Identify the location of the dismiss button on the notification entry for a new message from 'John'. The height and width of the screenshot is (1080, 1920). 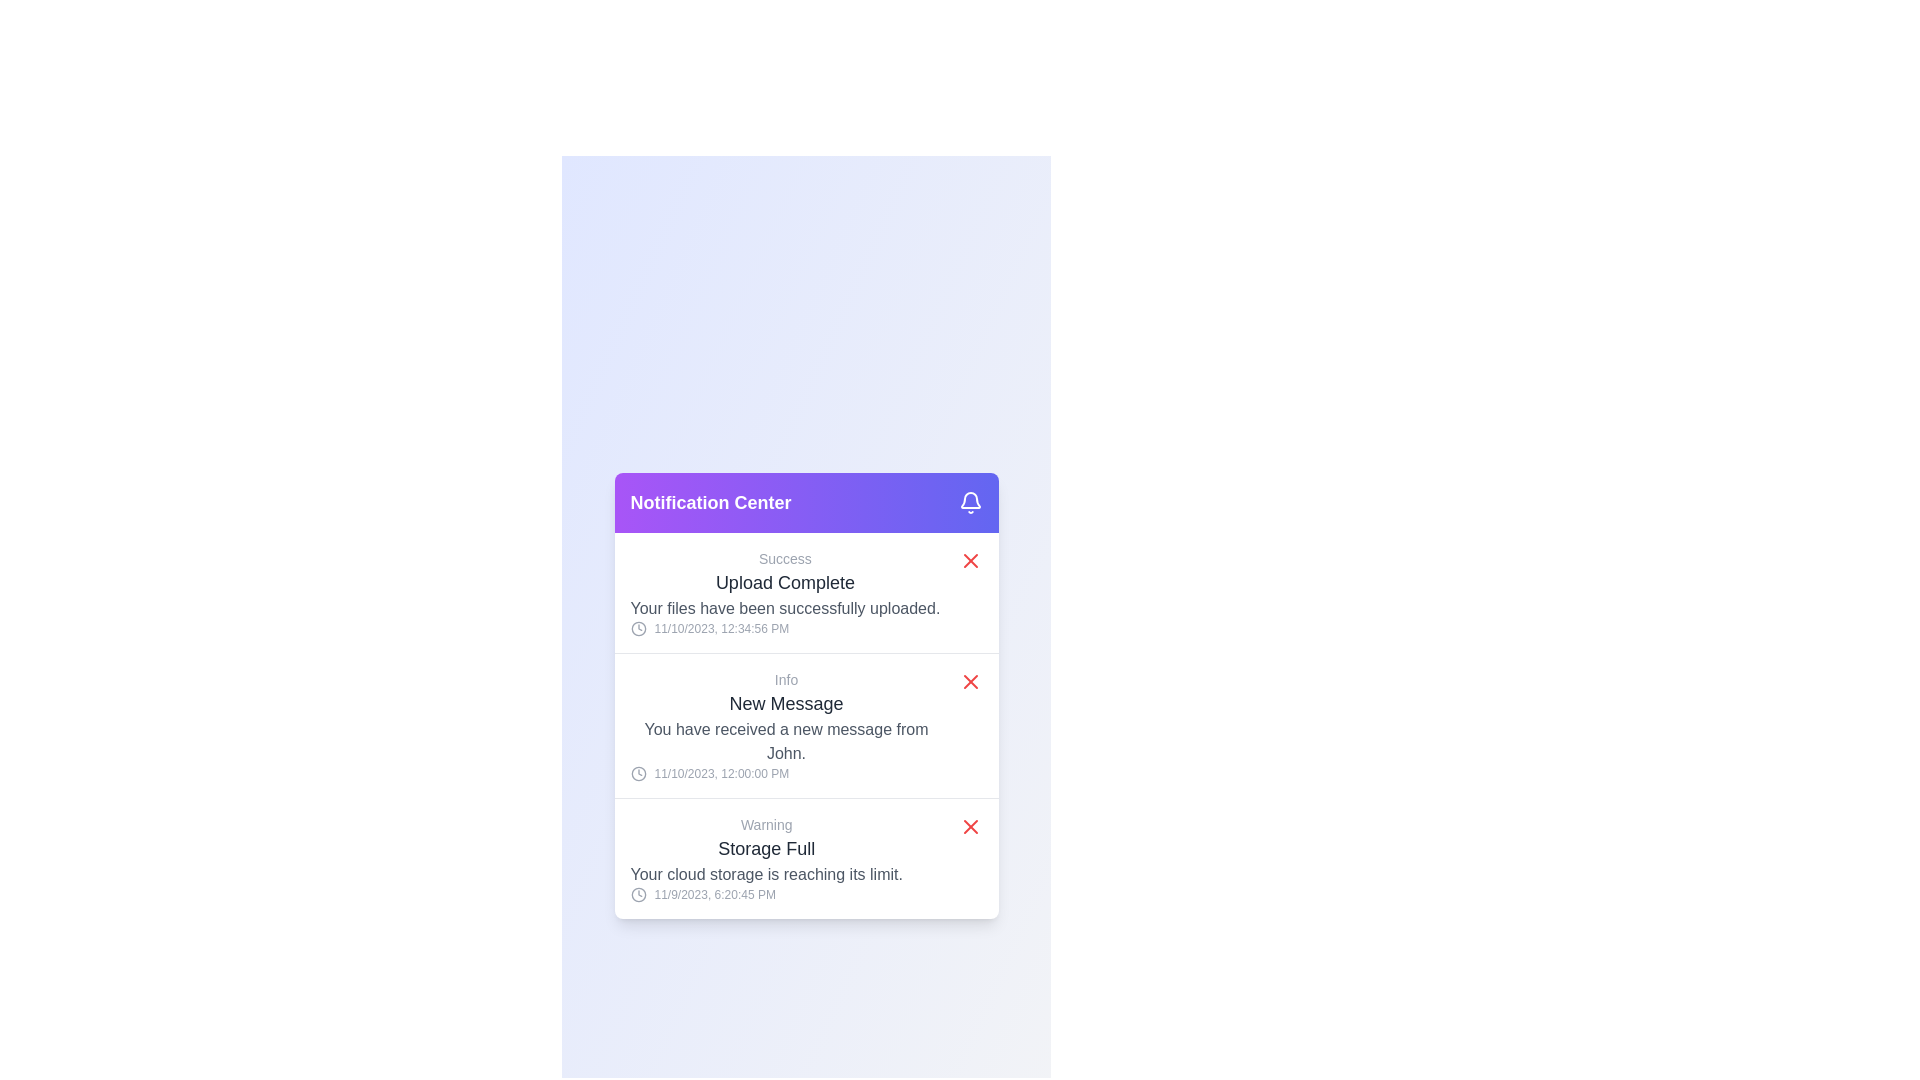
(970, 681).